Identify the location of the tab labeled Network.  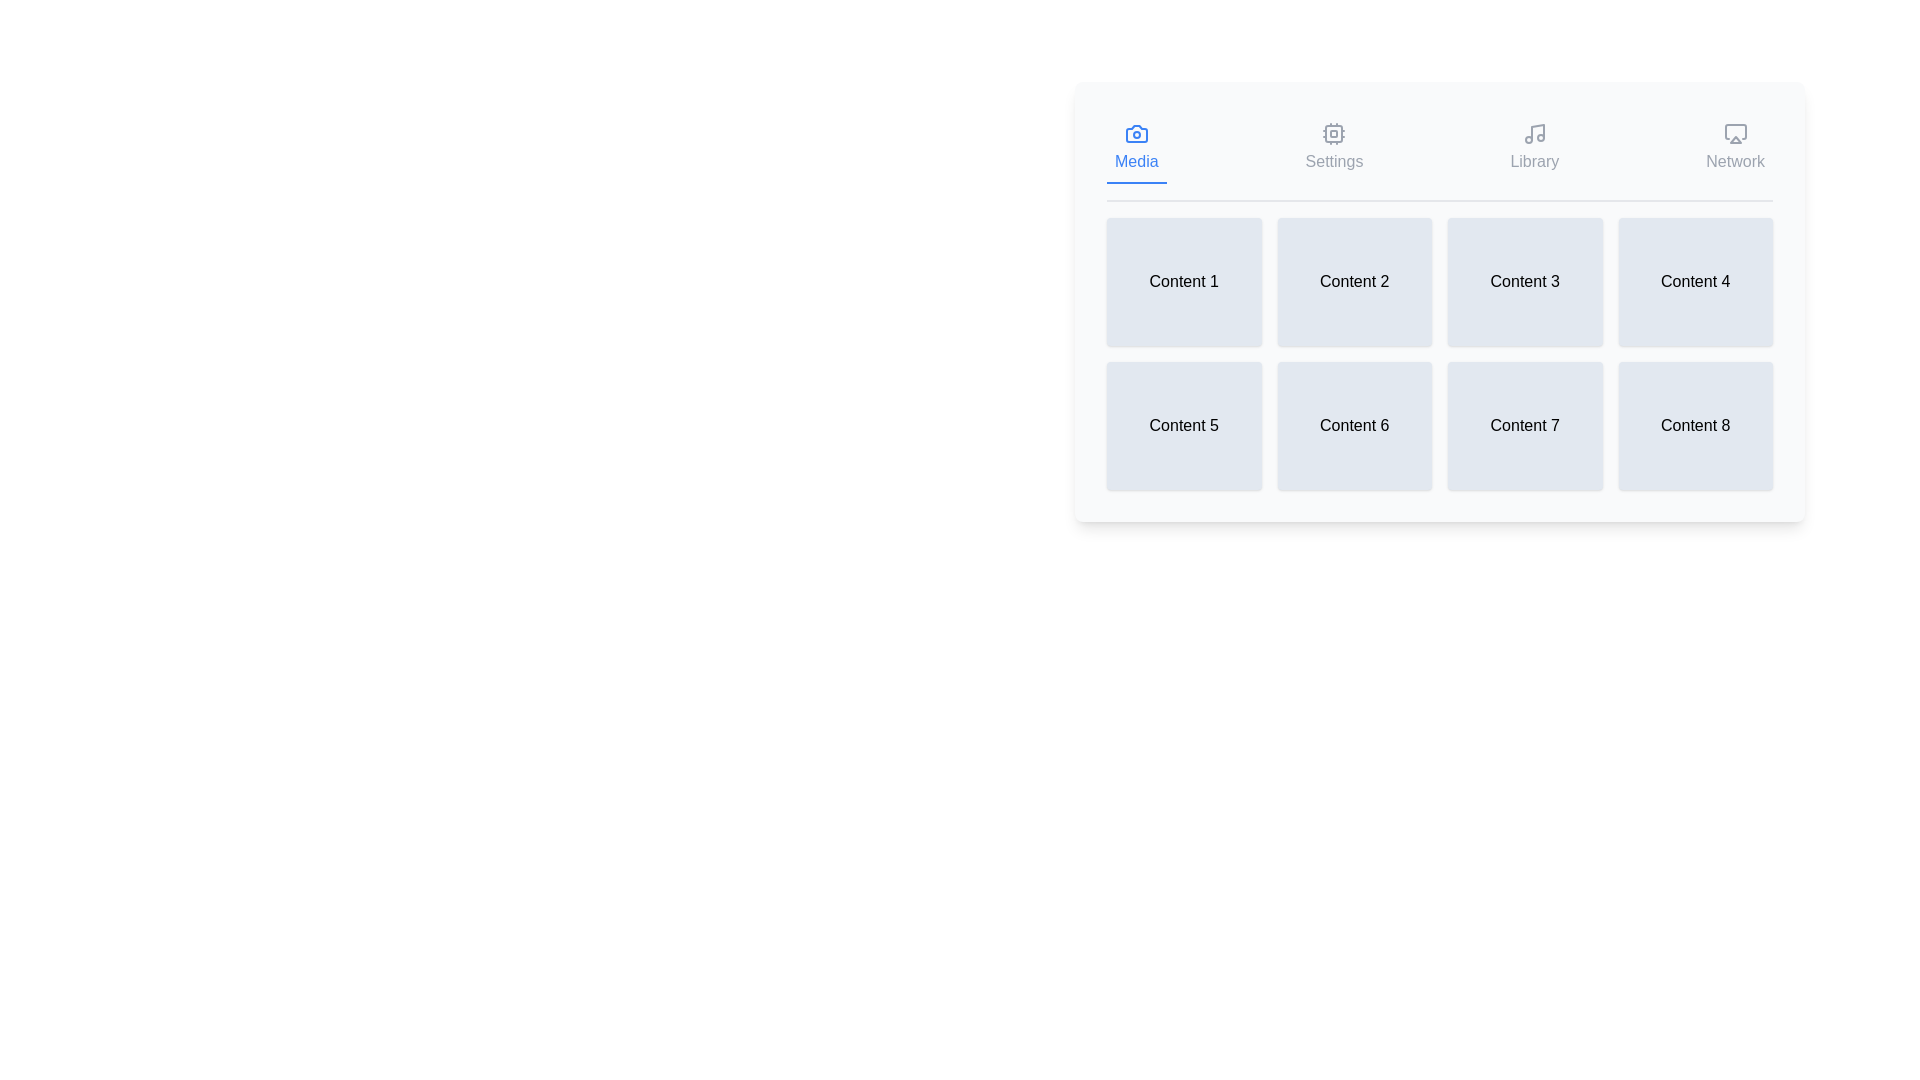
(1734, 148).